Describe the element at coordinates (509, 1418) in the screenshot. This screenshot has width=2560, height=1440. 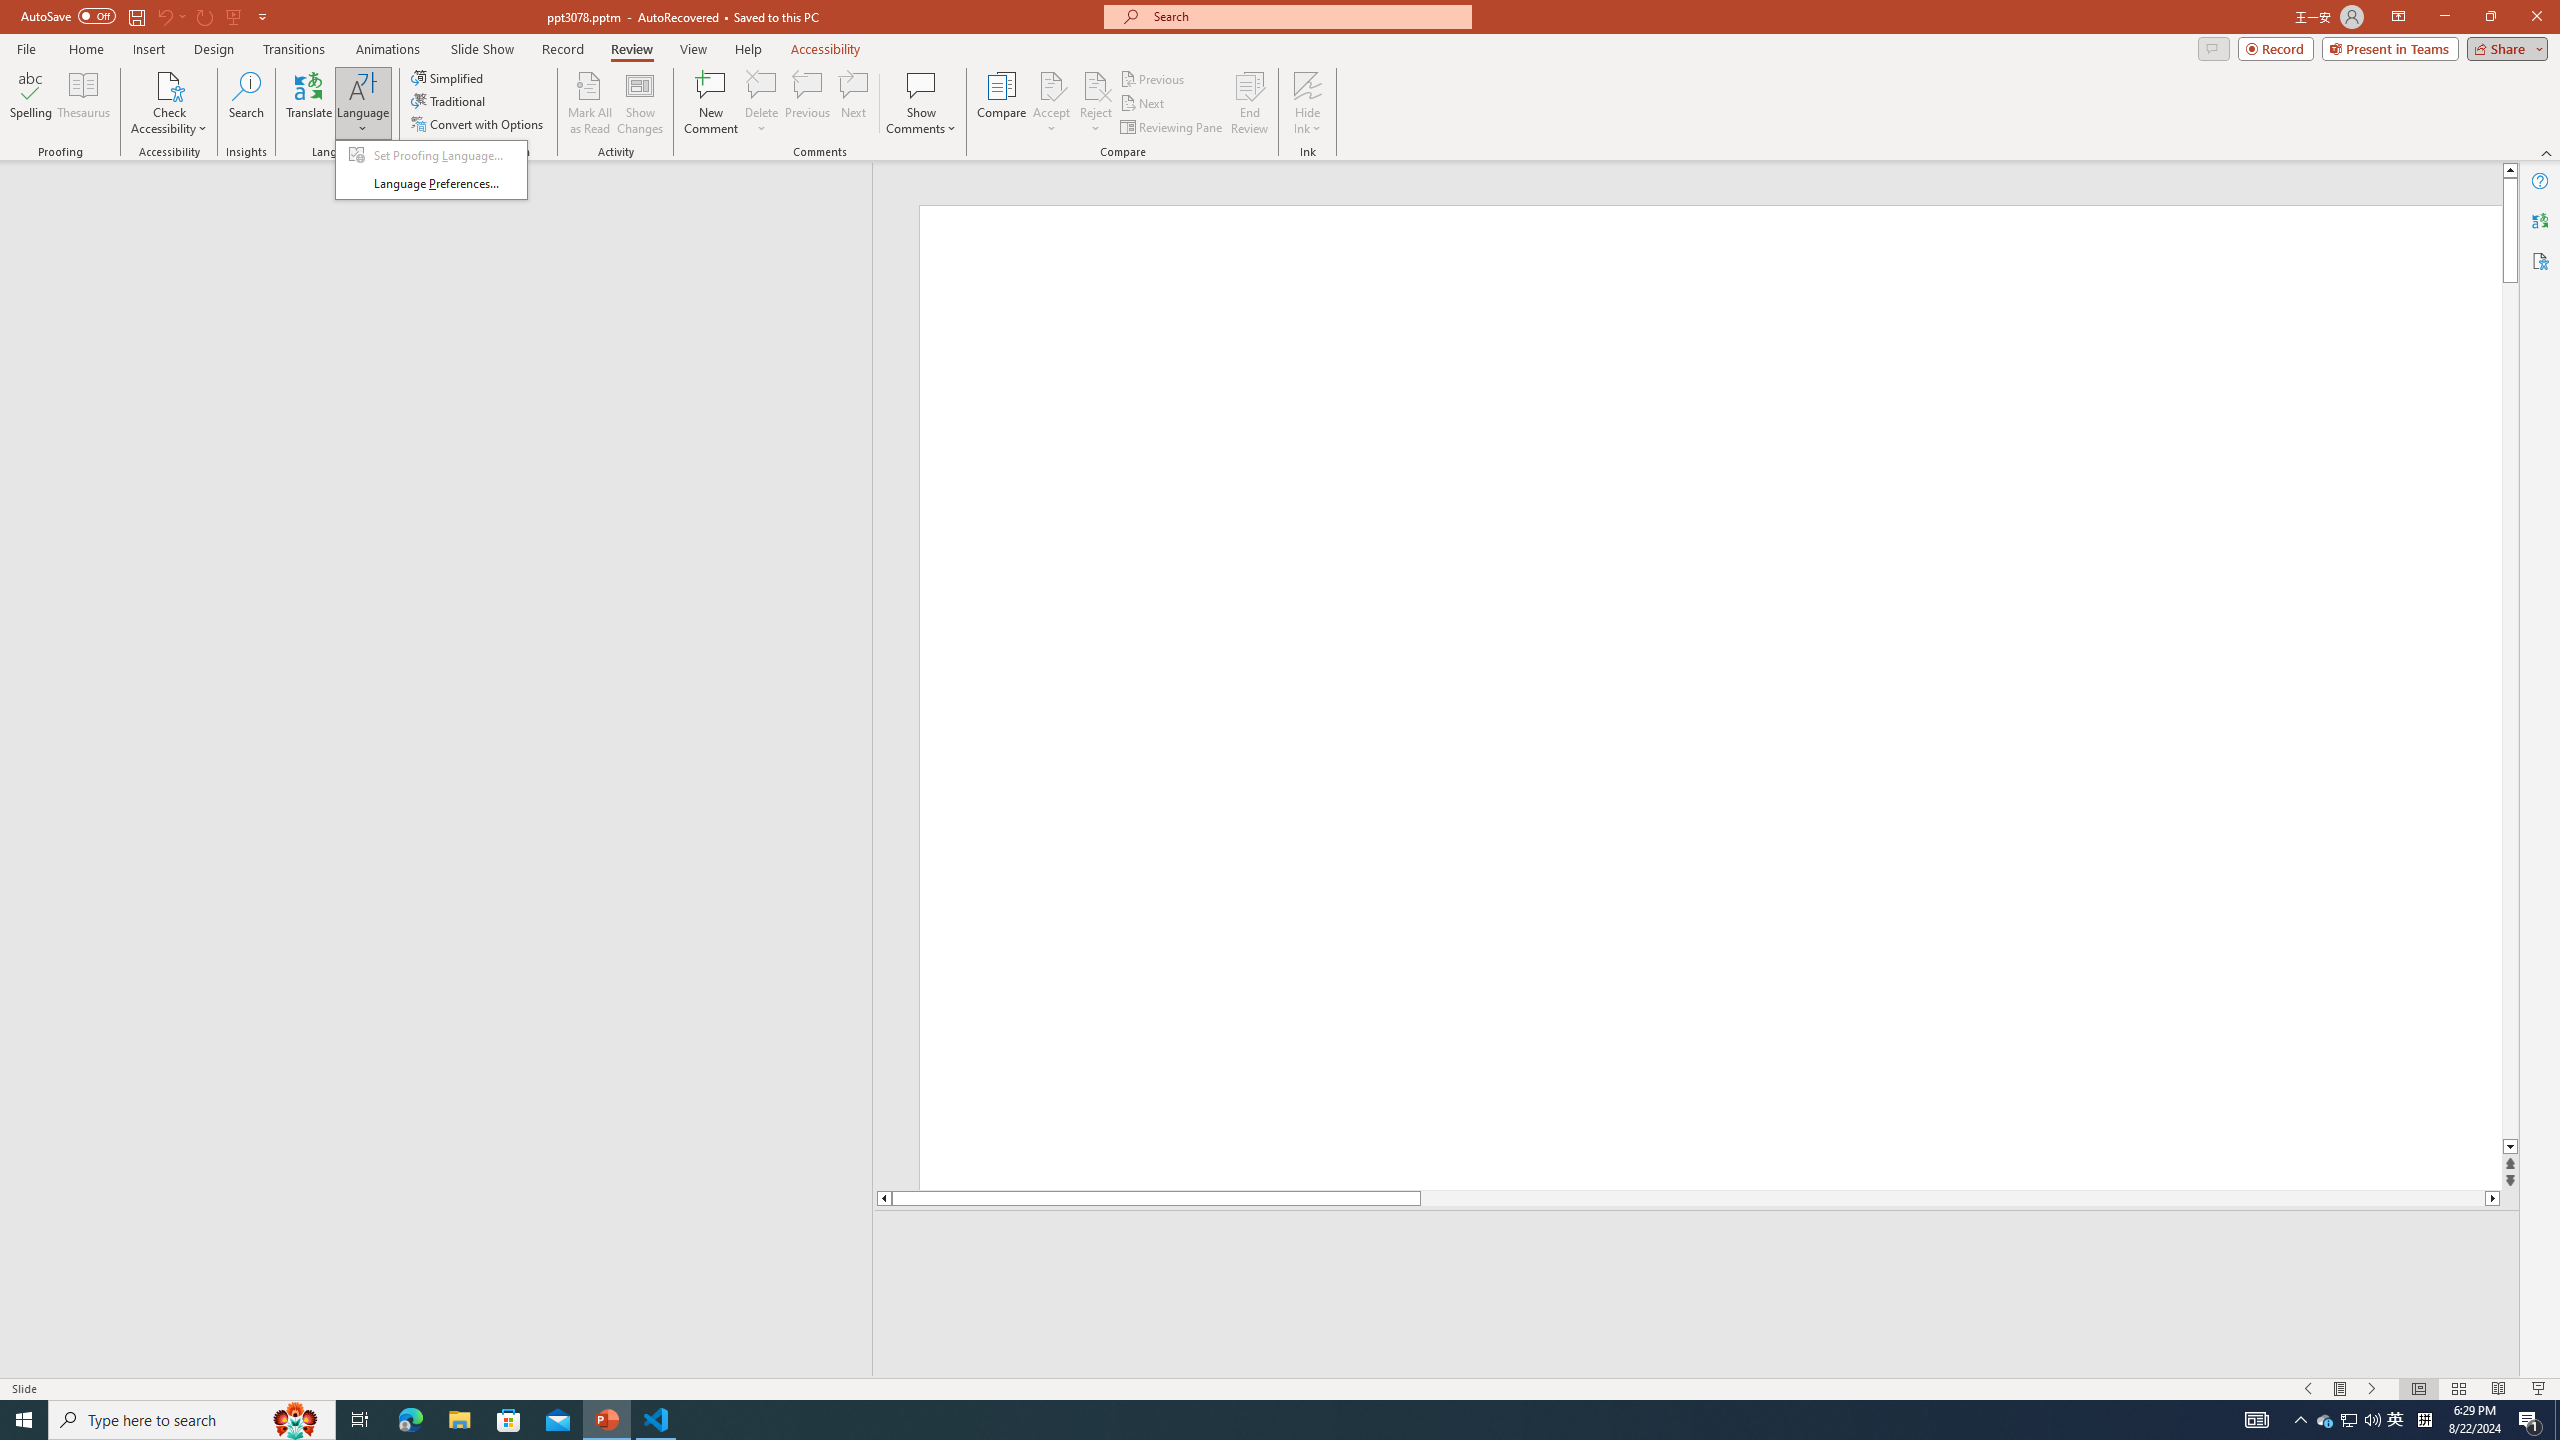
I see `'Microsoft Store'` at that location.